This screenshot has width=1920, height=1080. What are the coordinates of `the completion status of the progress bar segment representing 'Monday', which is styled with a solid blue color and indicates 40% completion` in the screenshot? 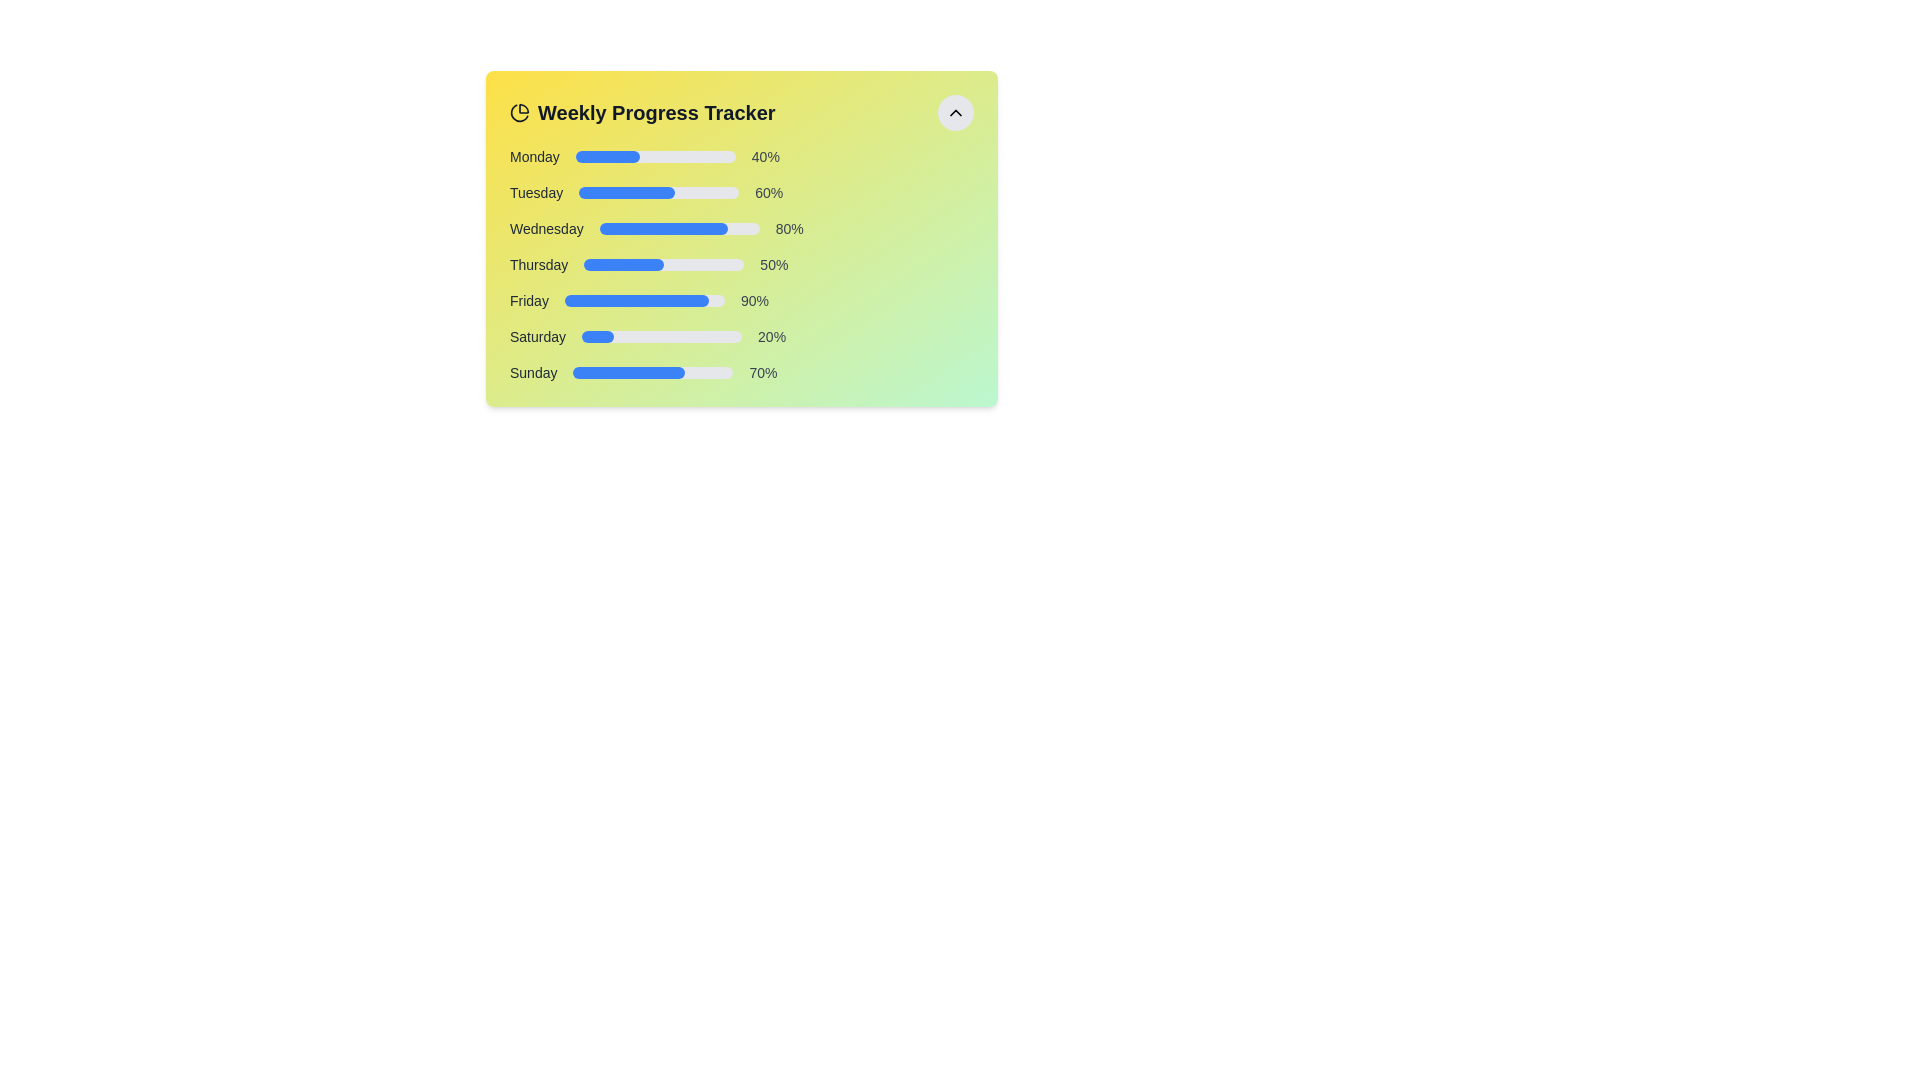 It's located at (606, 156).